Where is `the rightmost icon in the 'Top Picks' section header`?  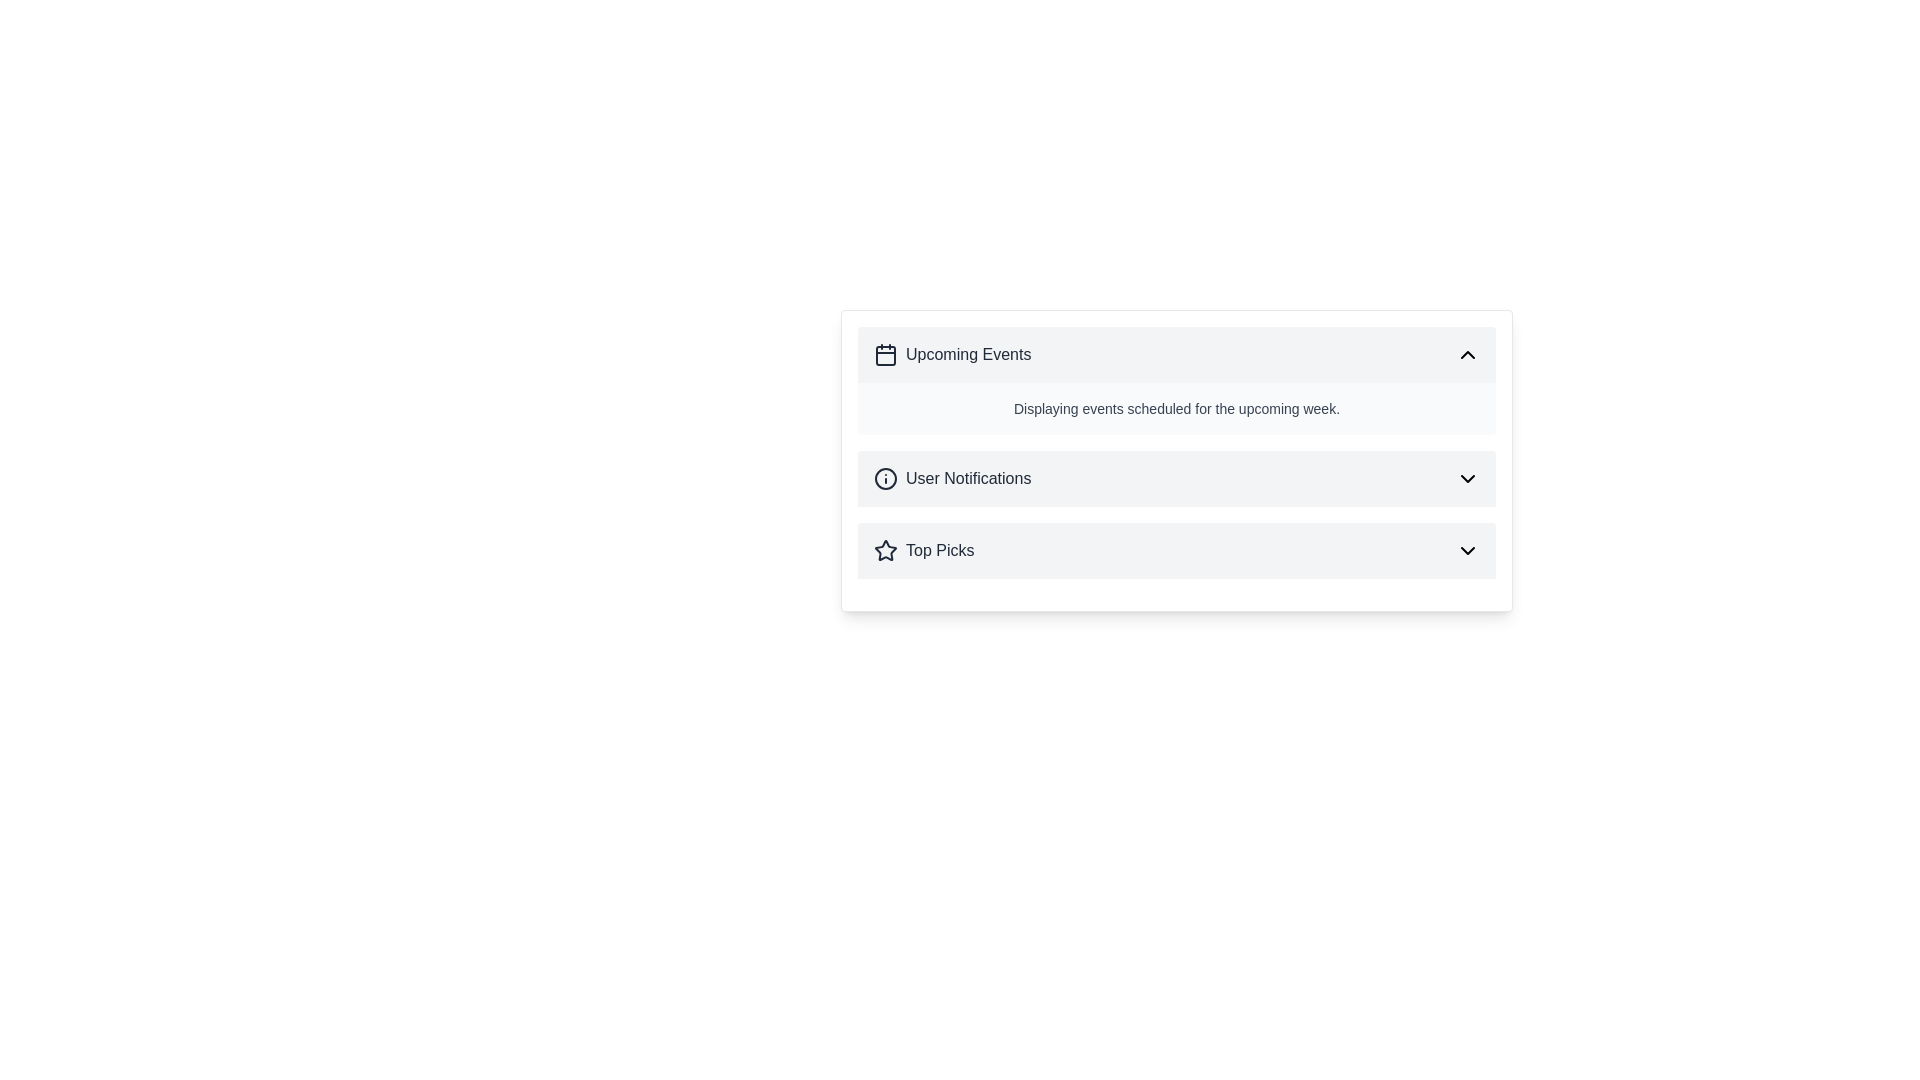
the rightmost icon in the 'Top Picks' section header is located at coordinates (1468, 551).